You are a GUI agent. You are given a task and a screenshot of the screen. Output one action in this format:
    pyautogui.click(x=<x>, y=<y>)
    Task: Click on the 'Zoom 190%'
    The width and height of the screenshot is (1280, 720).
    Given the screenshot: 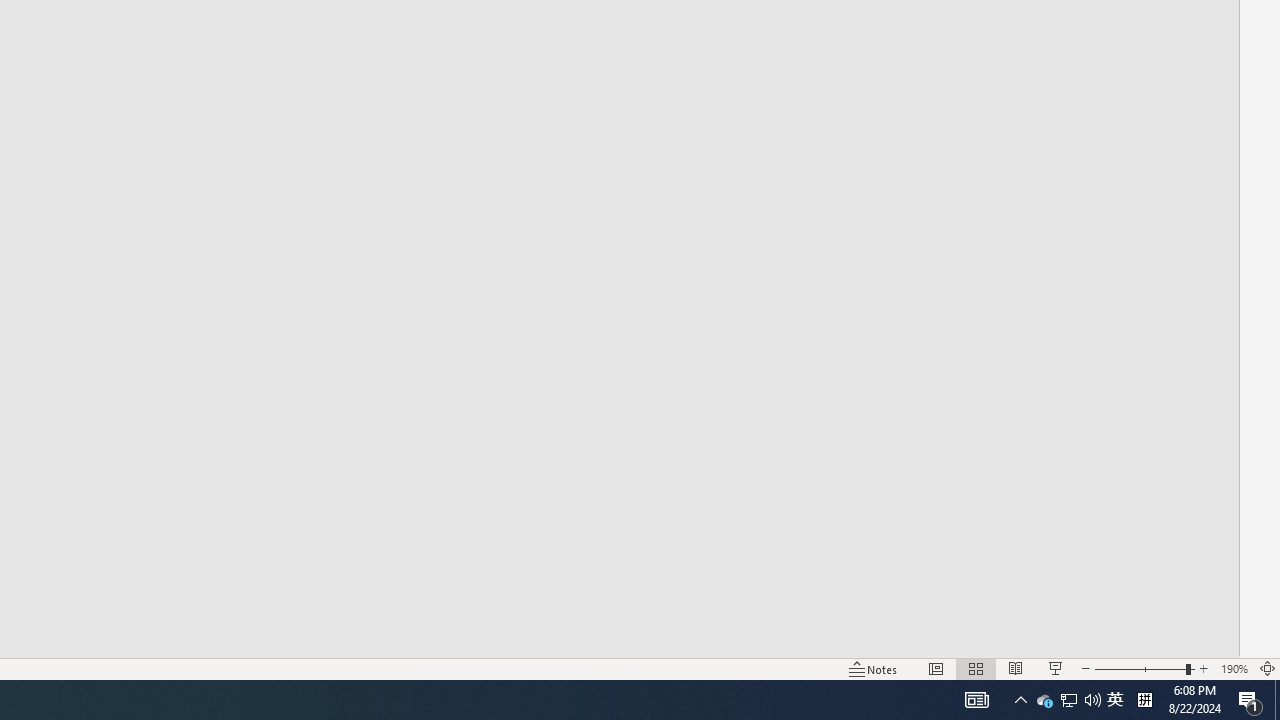 What is the action you would take?
    pyautogui.click(x=1233, y=669)
    